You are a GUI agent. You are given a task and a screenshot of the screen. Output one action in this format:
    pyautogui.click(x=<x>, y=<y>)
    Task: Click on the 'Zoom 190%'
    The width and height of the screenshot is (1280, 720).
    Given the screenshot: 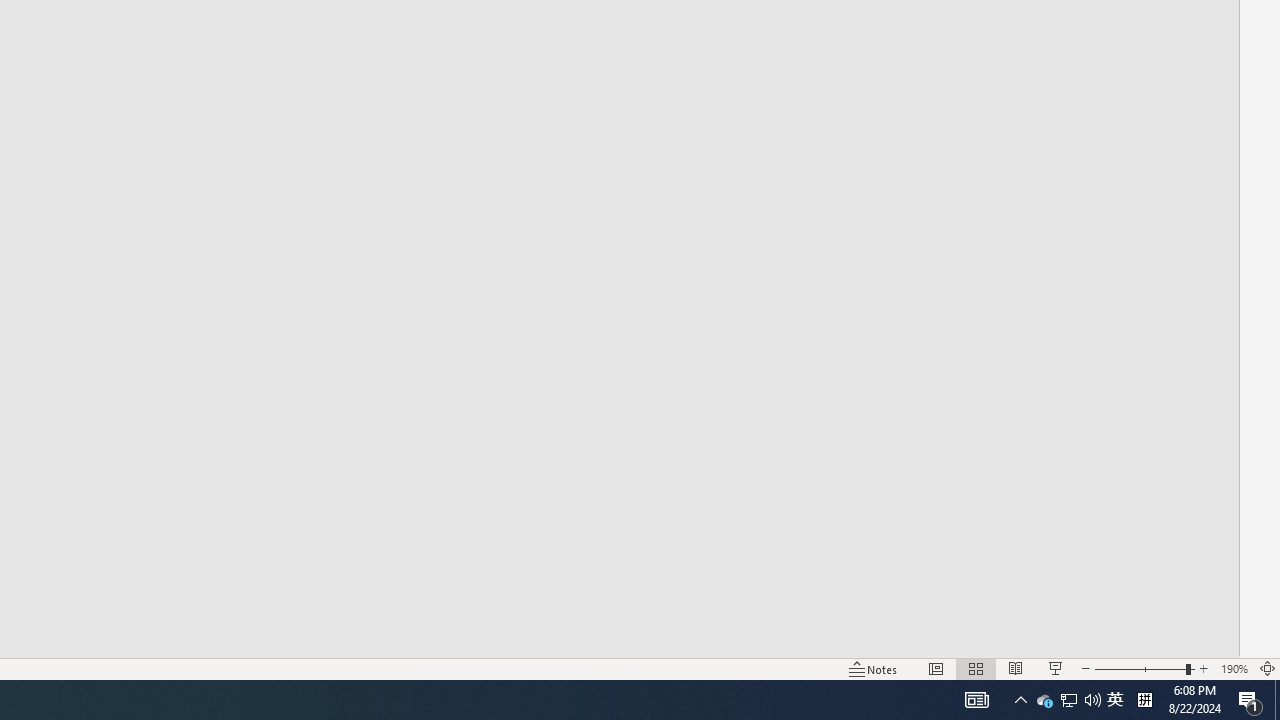 What is the action you would take?
    pyautogui.click(x=1233, y=669)
    